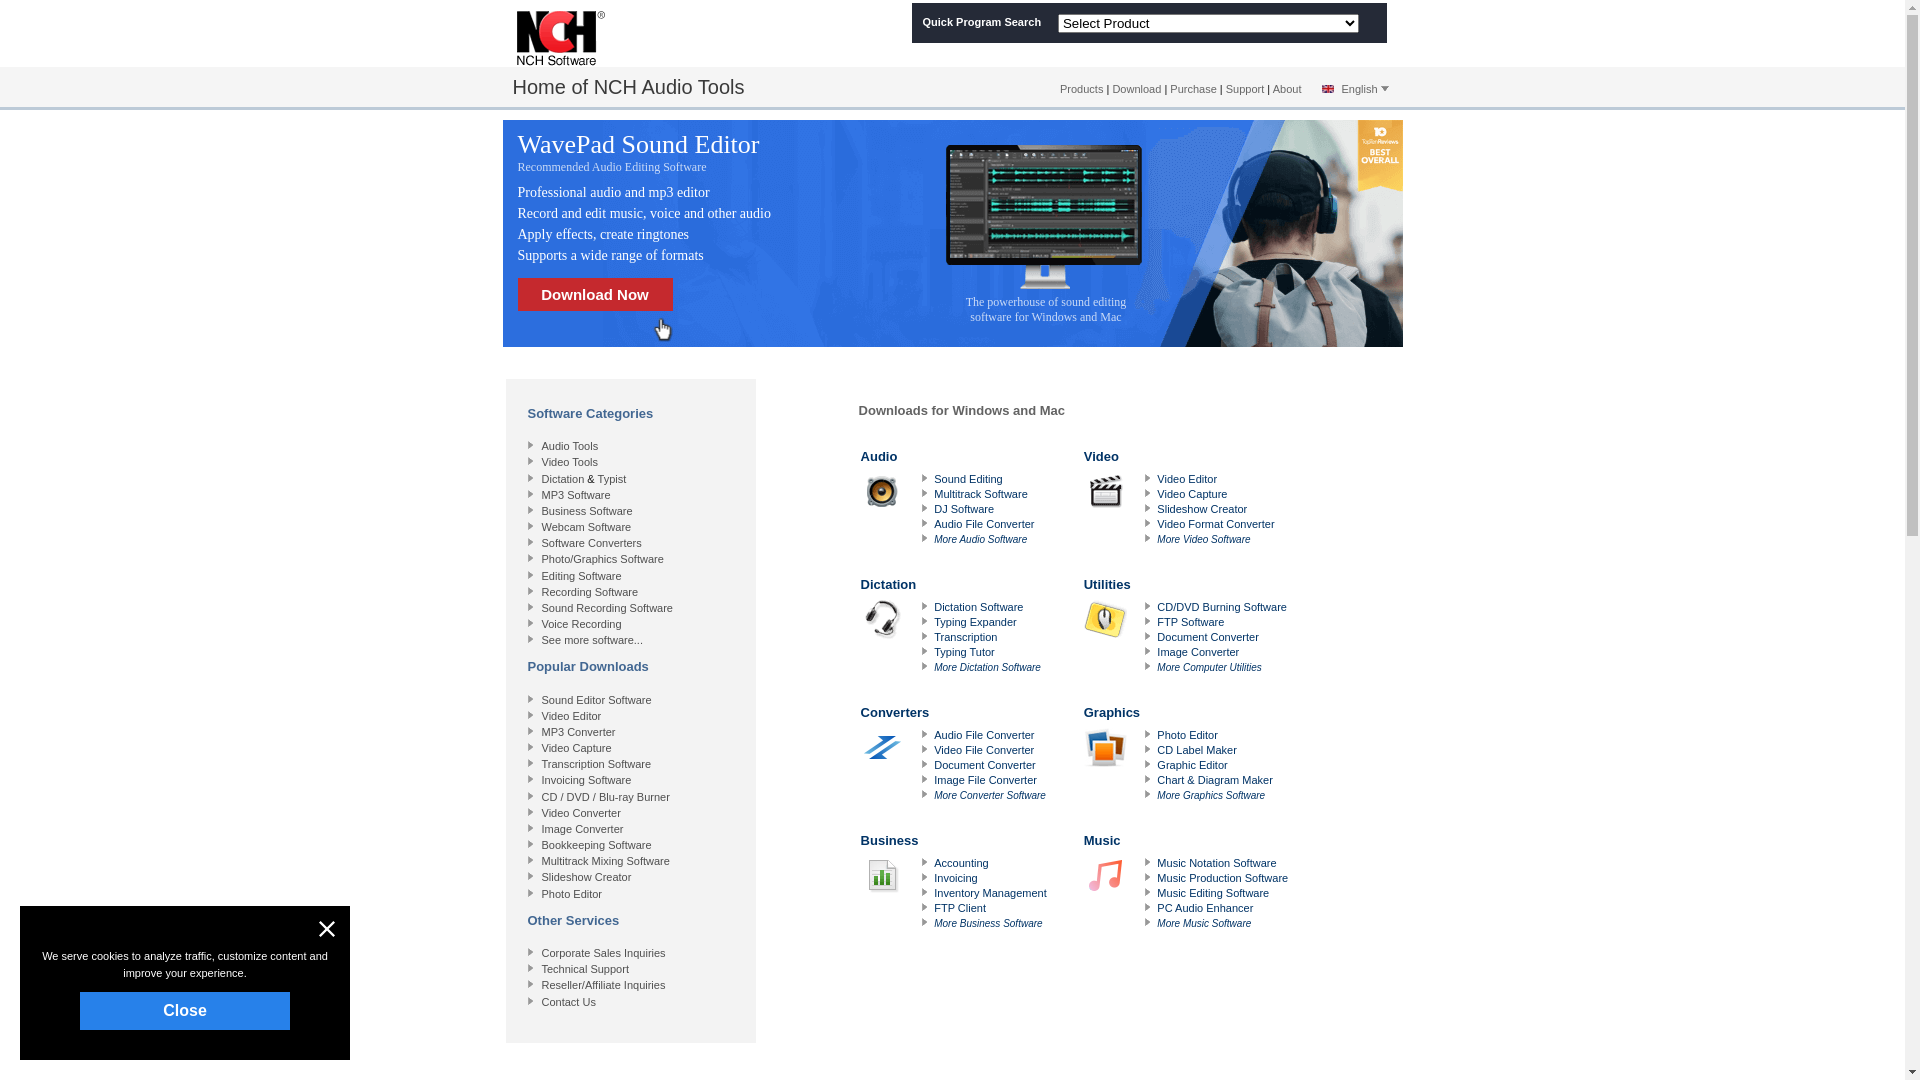  Describe the element at coordinates (1188, 623) in the screenshot. I see `'Utilities'` at that location.